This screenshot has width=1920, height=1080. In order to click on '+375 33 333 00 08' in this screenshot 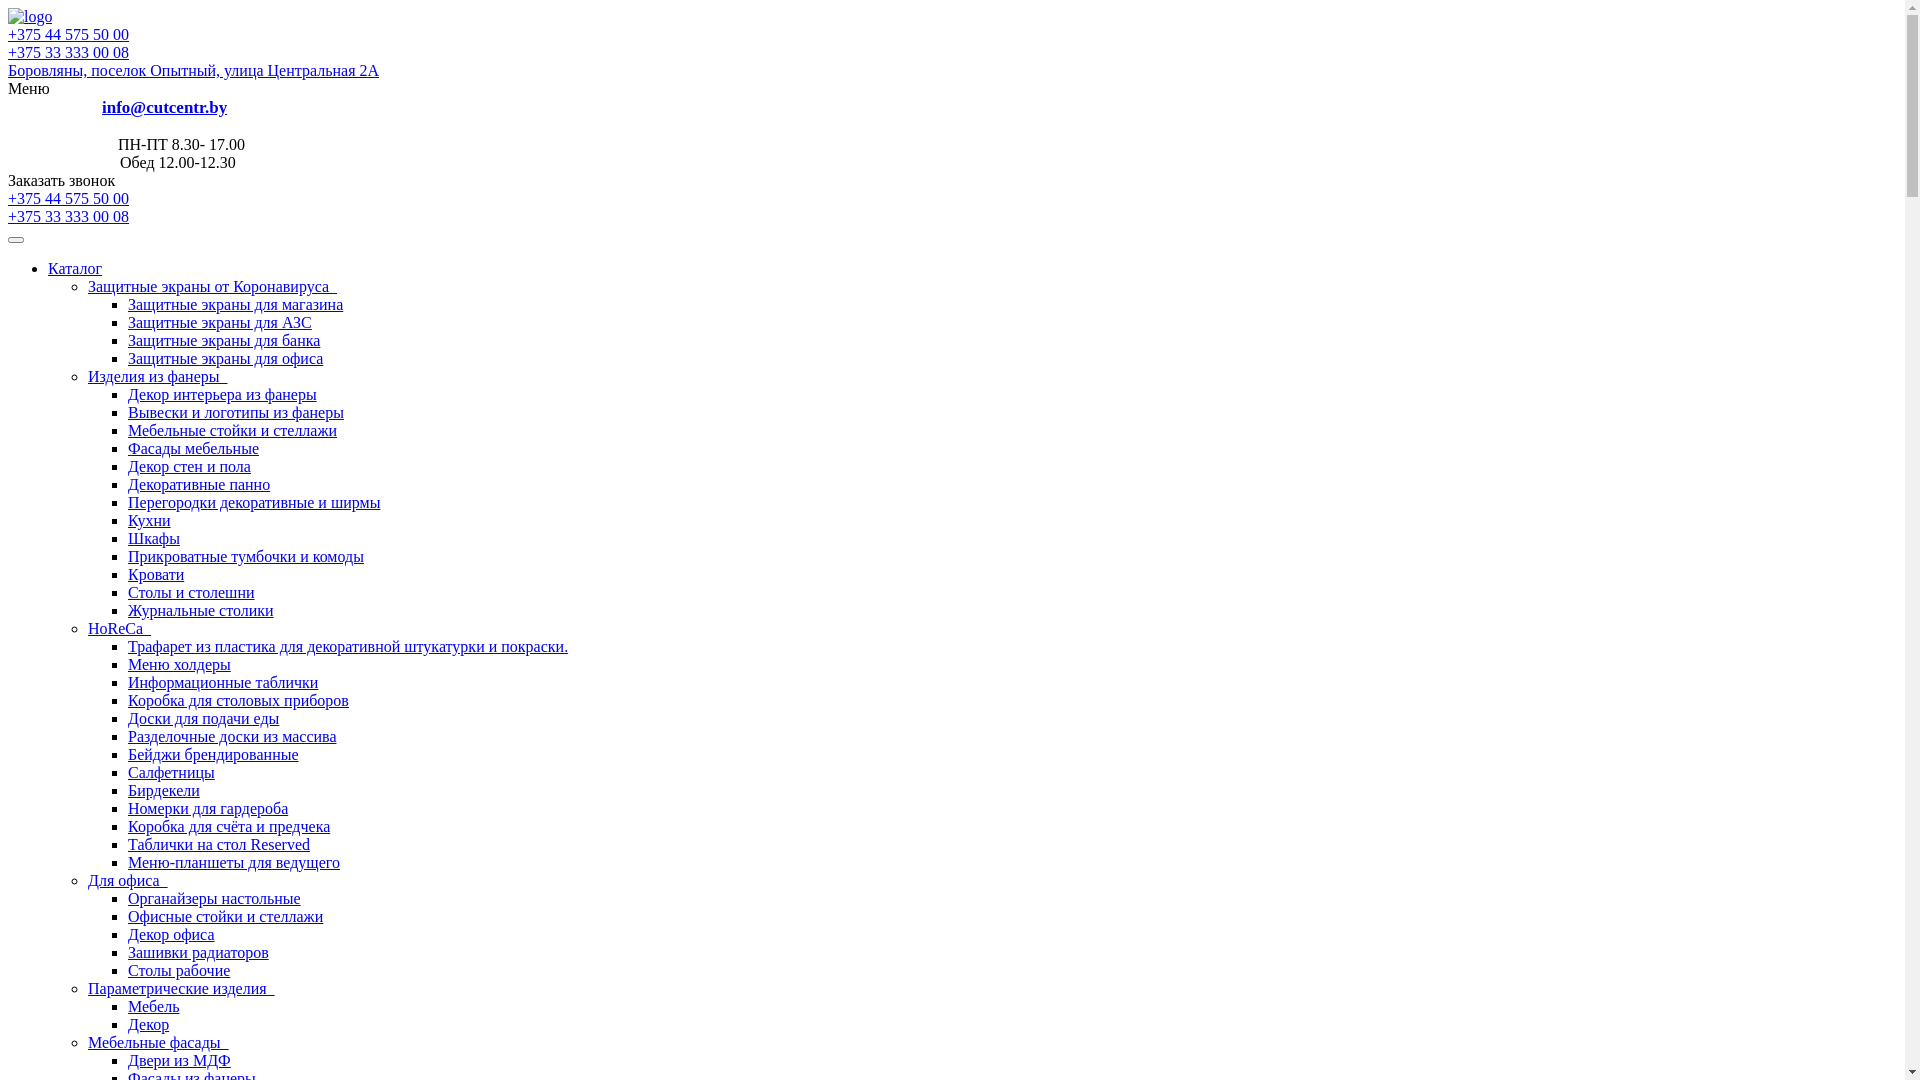, I will do `click(68, 51)`.